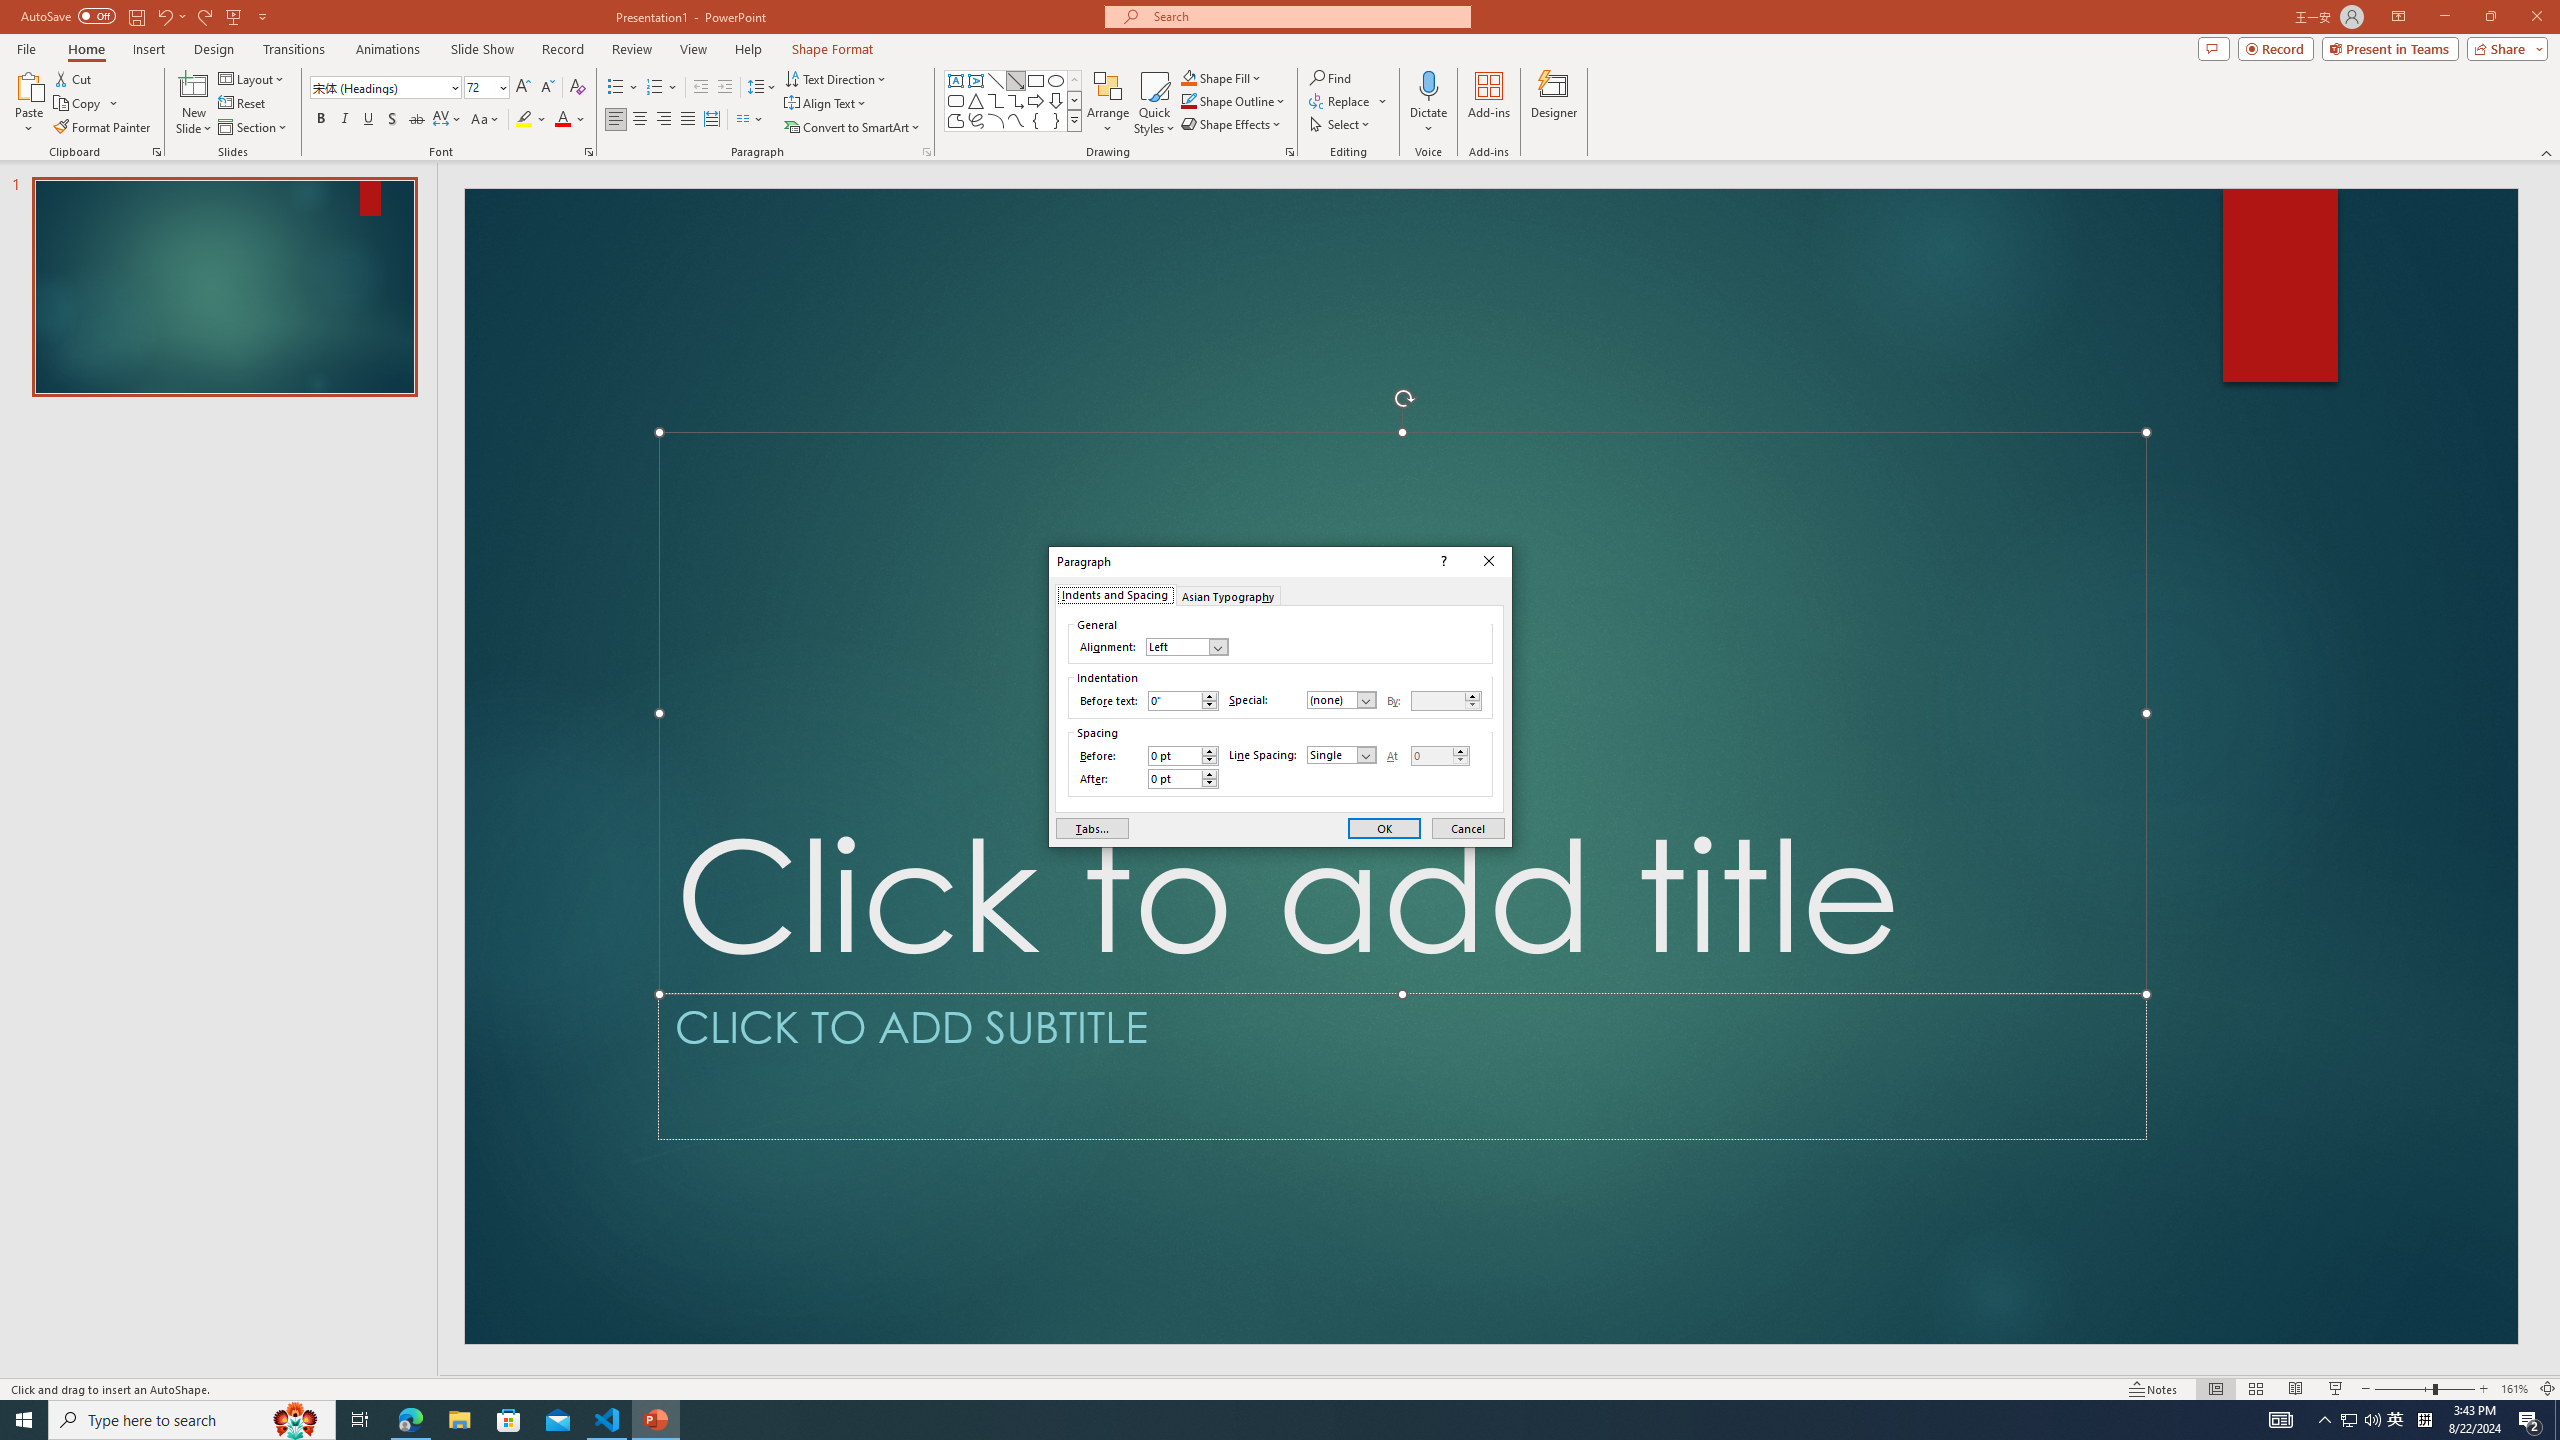 This screenshot has width=2560, height=1440. What do you see at coordinates (1227, 593) in the screenshot?
I see `'Asian Typography'` at bounding box center [1227, 593].